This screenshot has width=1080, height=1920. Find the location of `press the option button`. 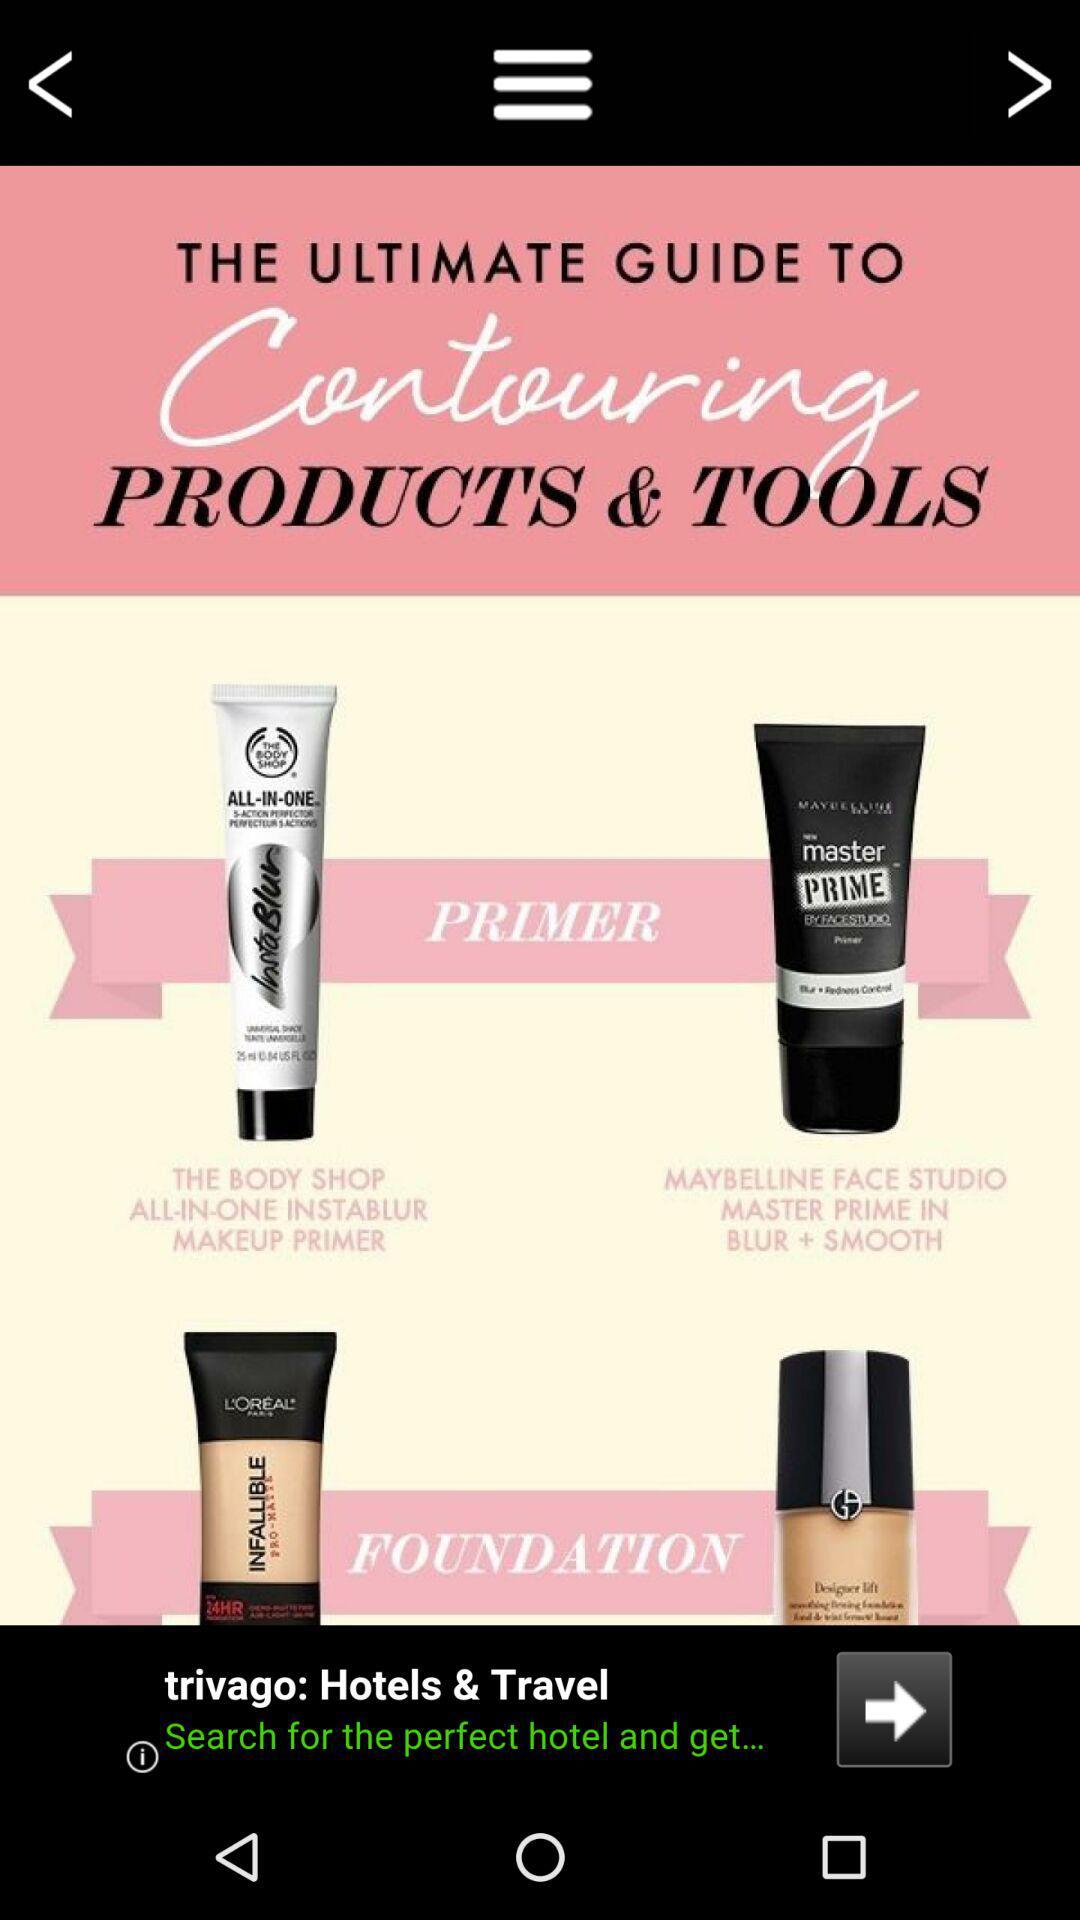

press the option button is located at coordinates (540, 81).